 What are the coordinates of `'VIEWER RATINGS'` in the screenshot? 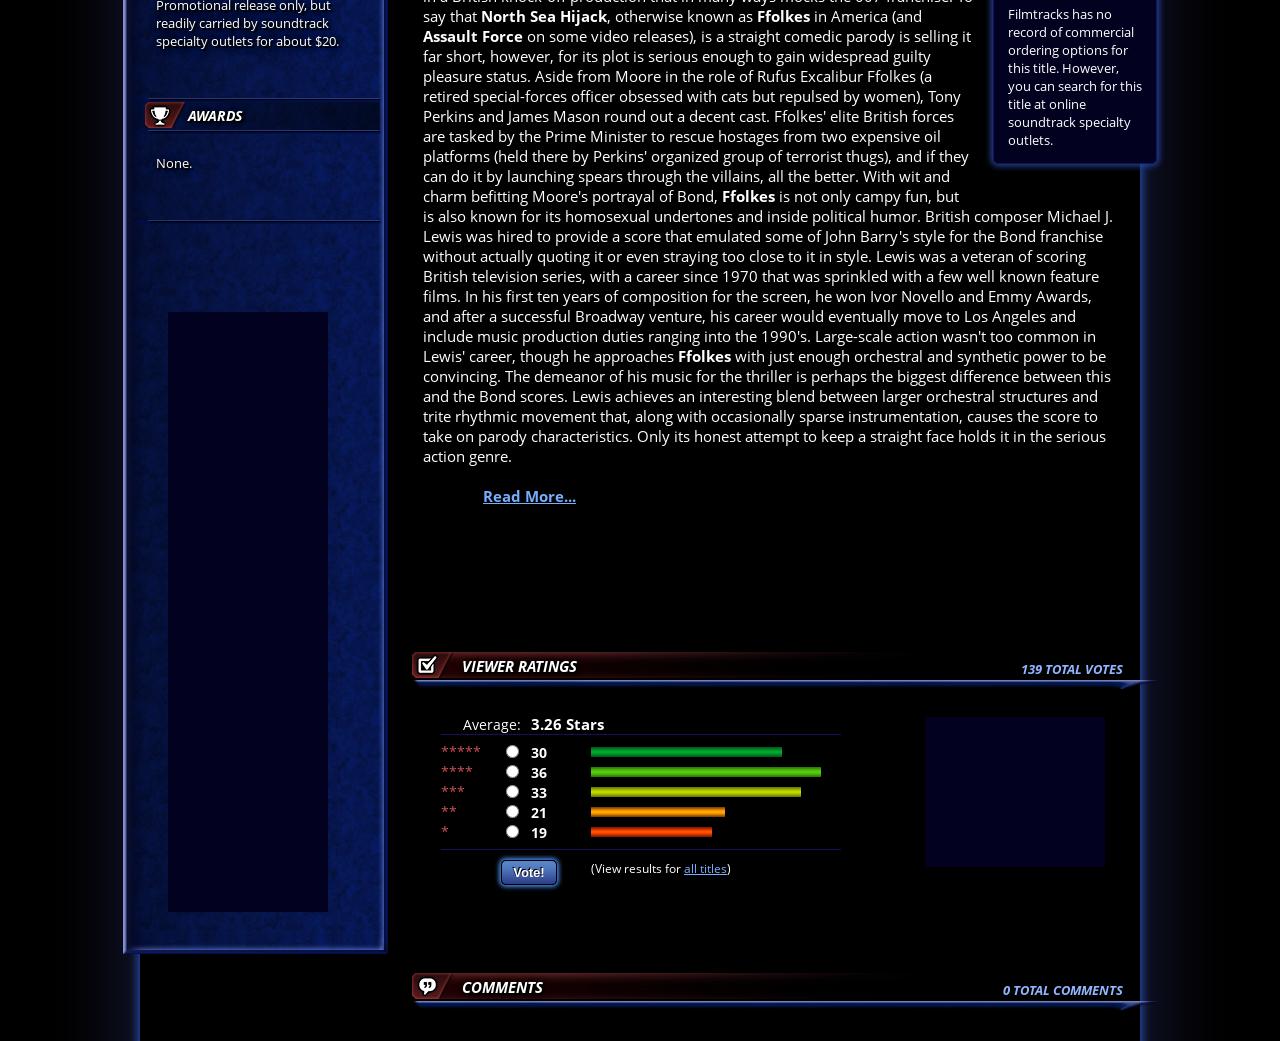 It's located at (519, 665).